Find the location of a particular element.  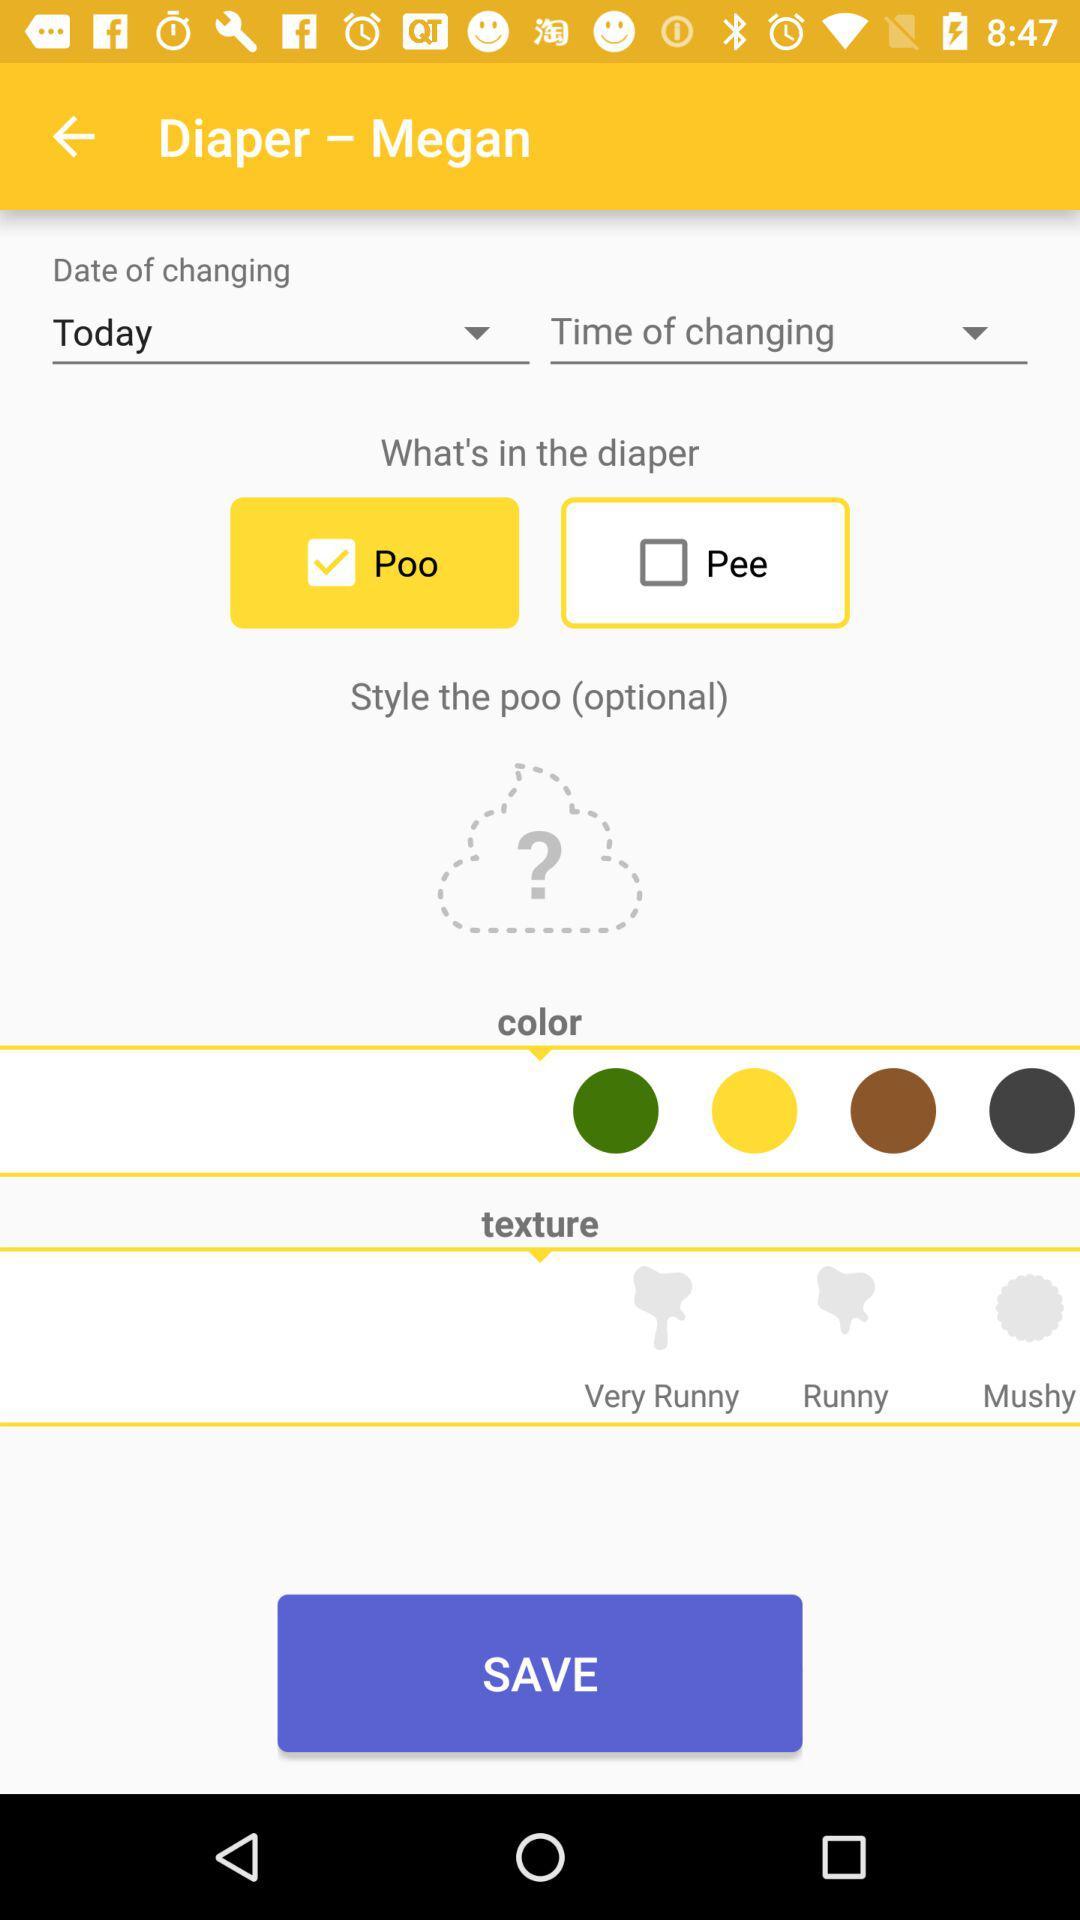

pick black as poo color is located at coordinates (1032, 1109).